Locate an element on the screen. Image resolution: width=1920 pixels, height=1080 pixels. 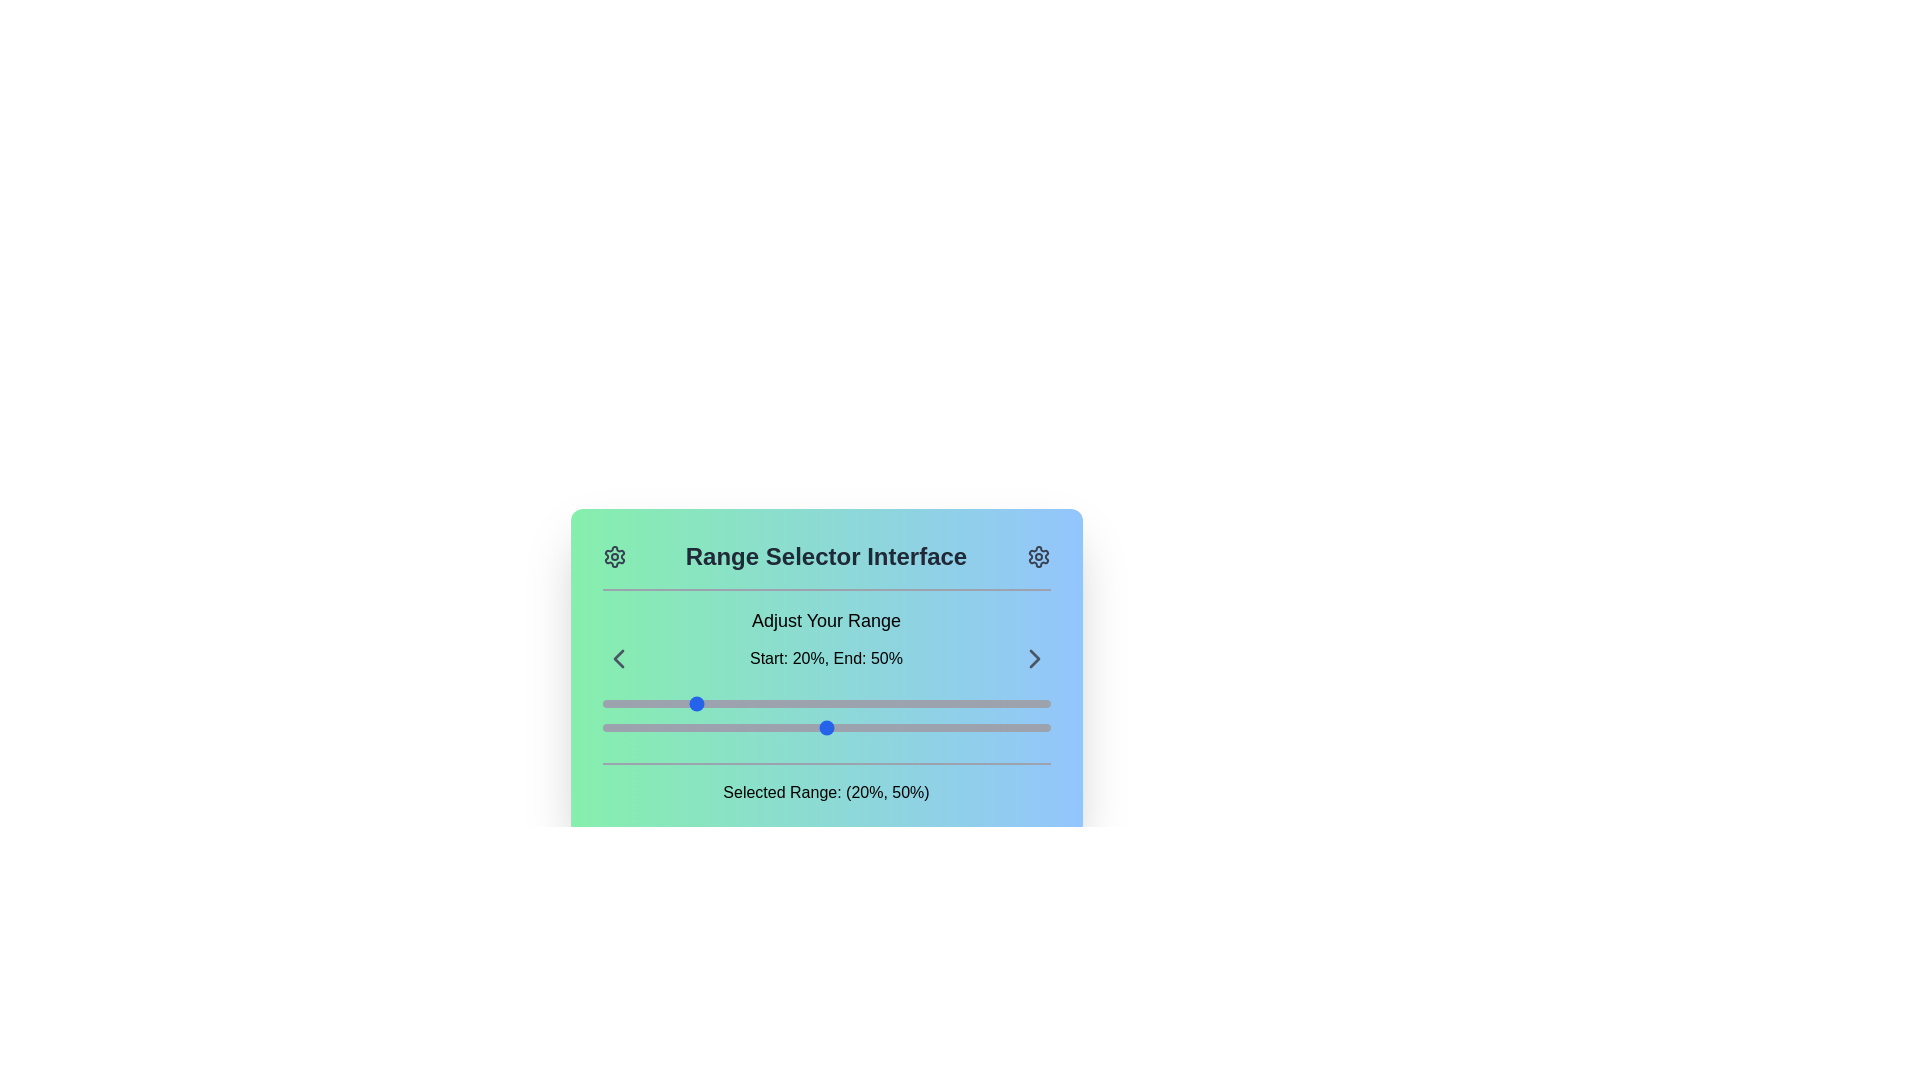
the gear-shaped settings icon located is located at coordinates (1038, 556).